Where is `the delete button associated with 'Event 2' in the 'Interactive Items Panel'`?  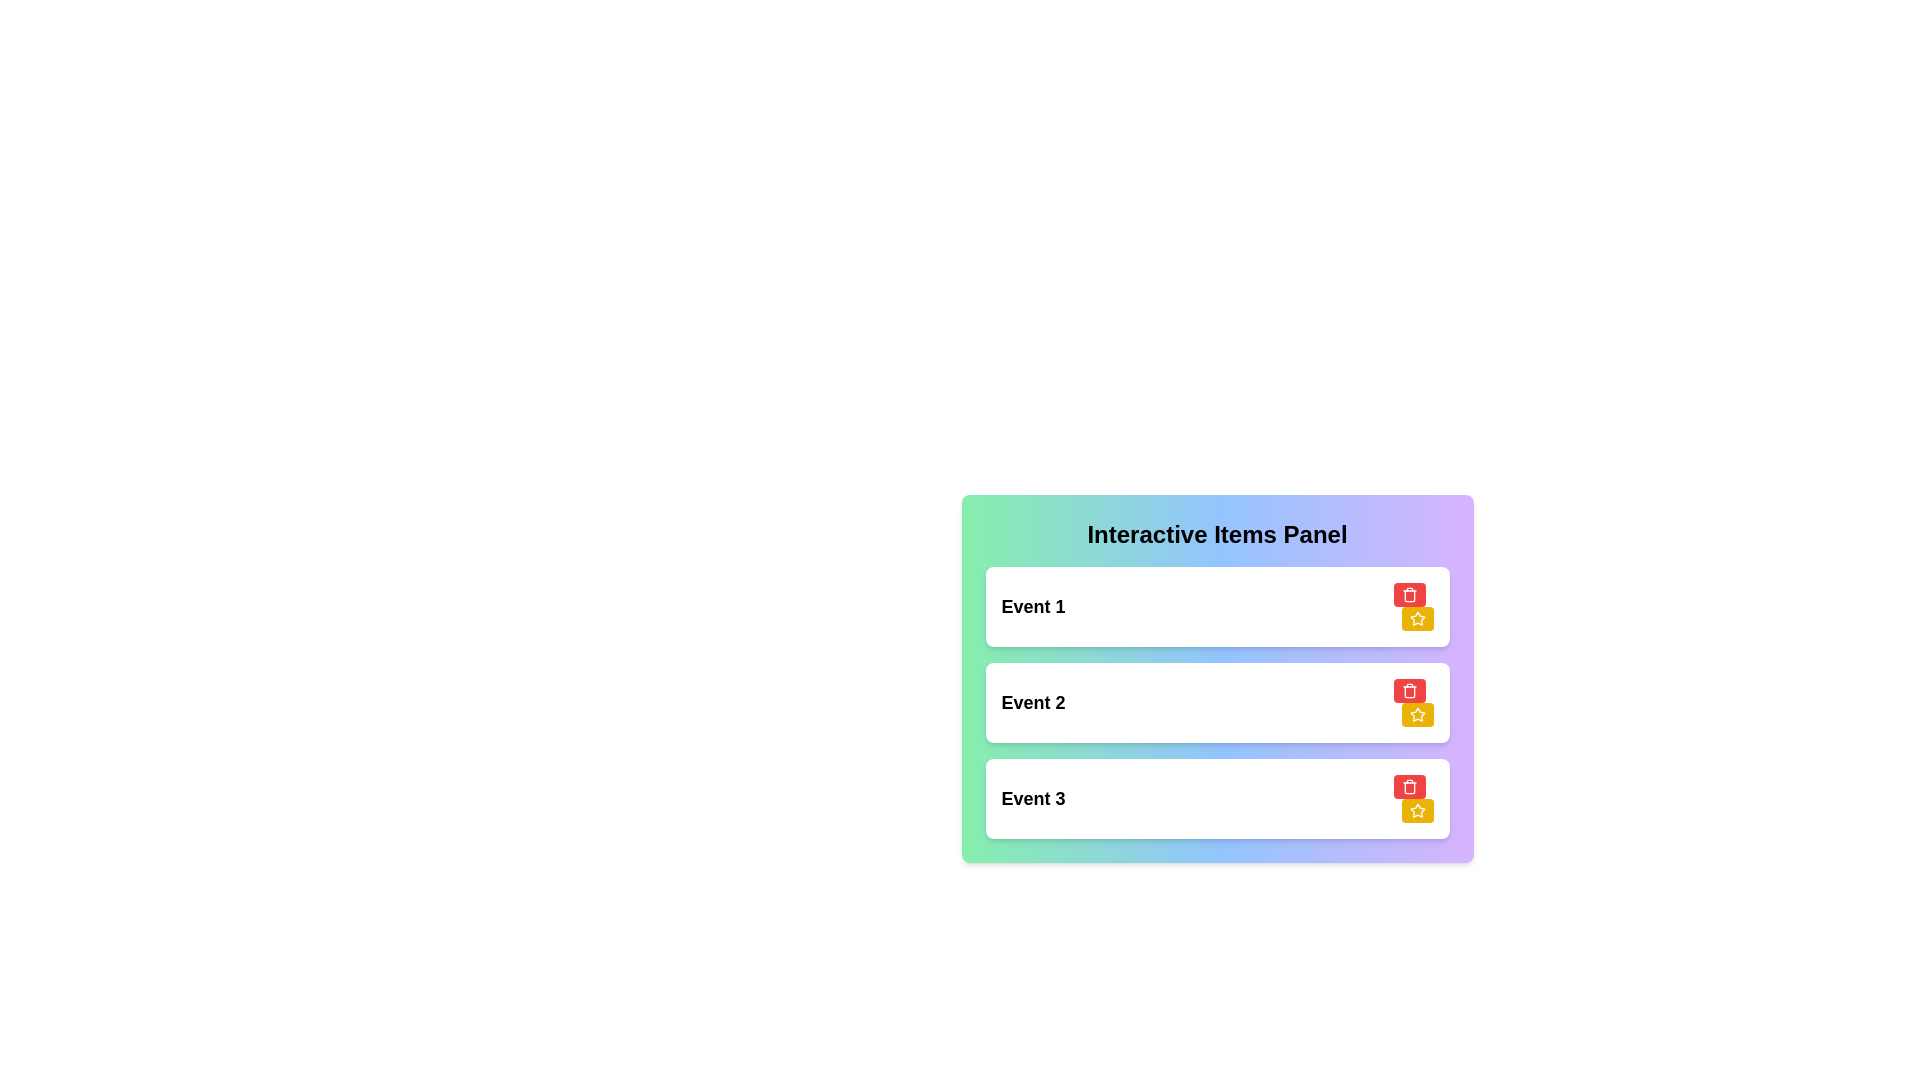 the delete button associated with 'Event 2' in the 'Interactive Items Panel' is located at coordinates (1408, 689).